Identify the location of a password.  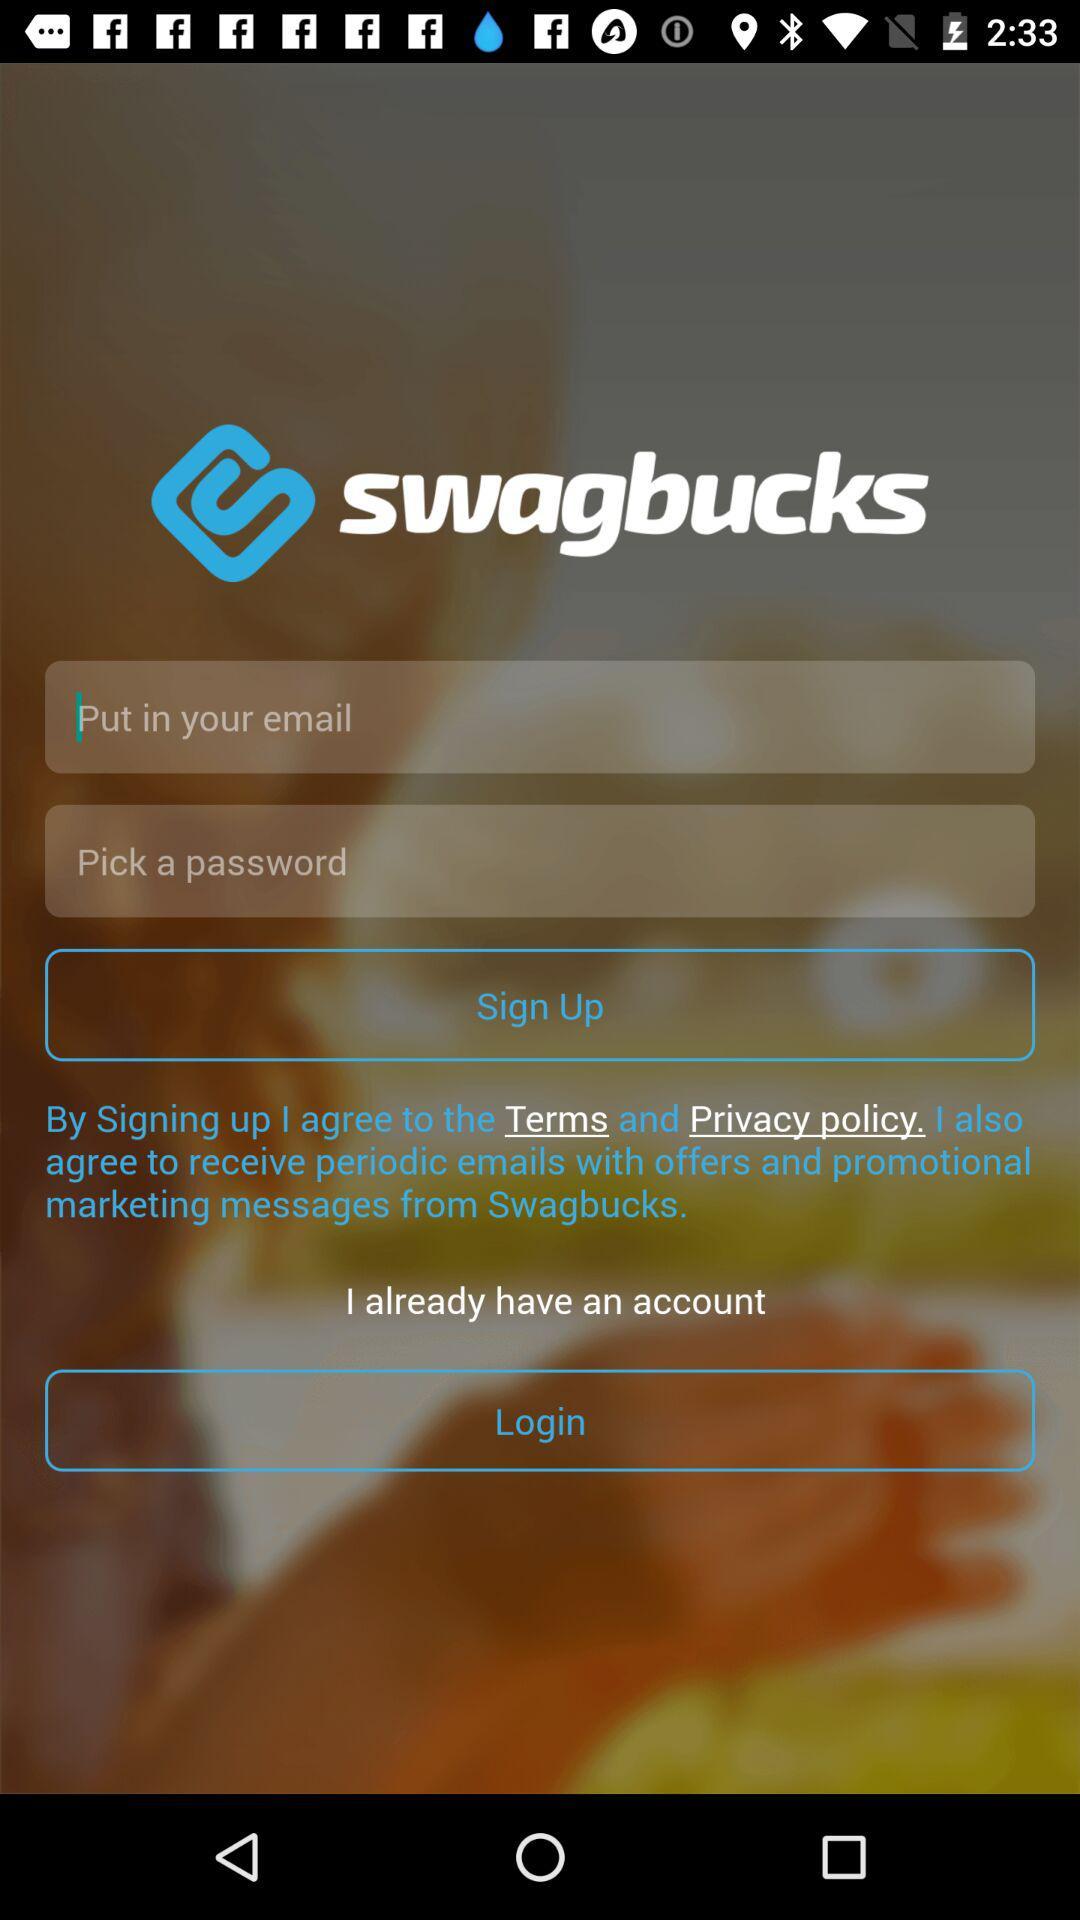
(540, 860).